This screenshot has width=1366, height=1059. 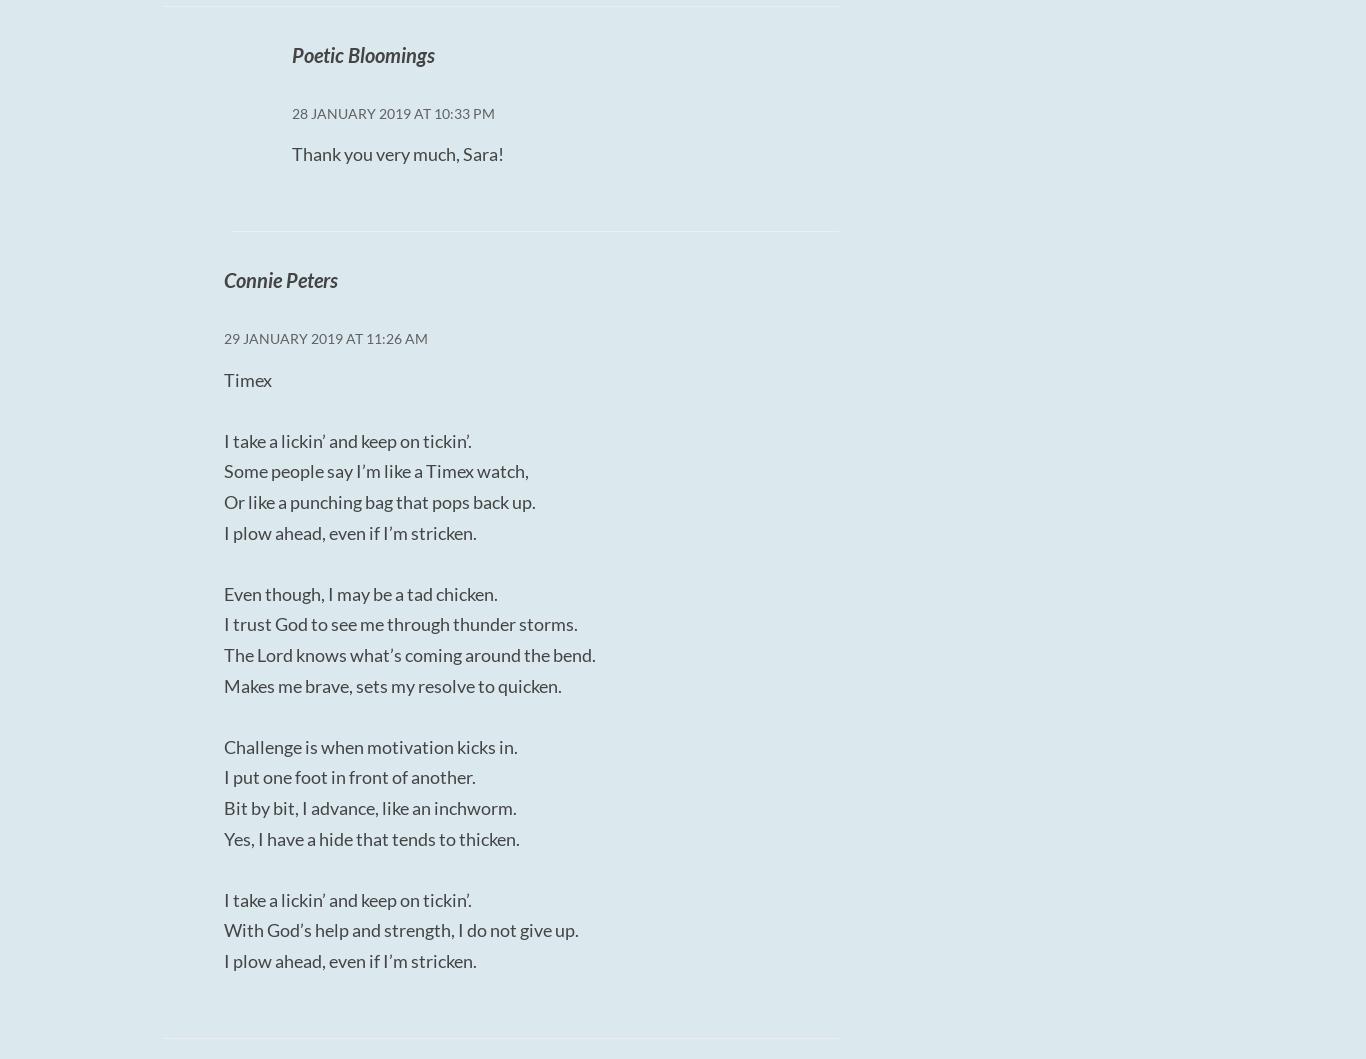 I want to click on 'I put one foot in front of another.', so click(x=348, y=775).